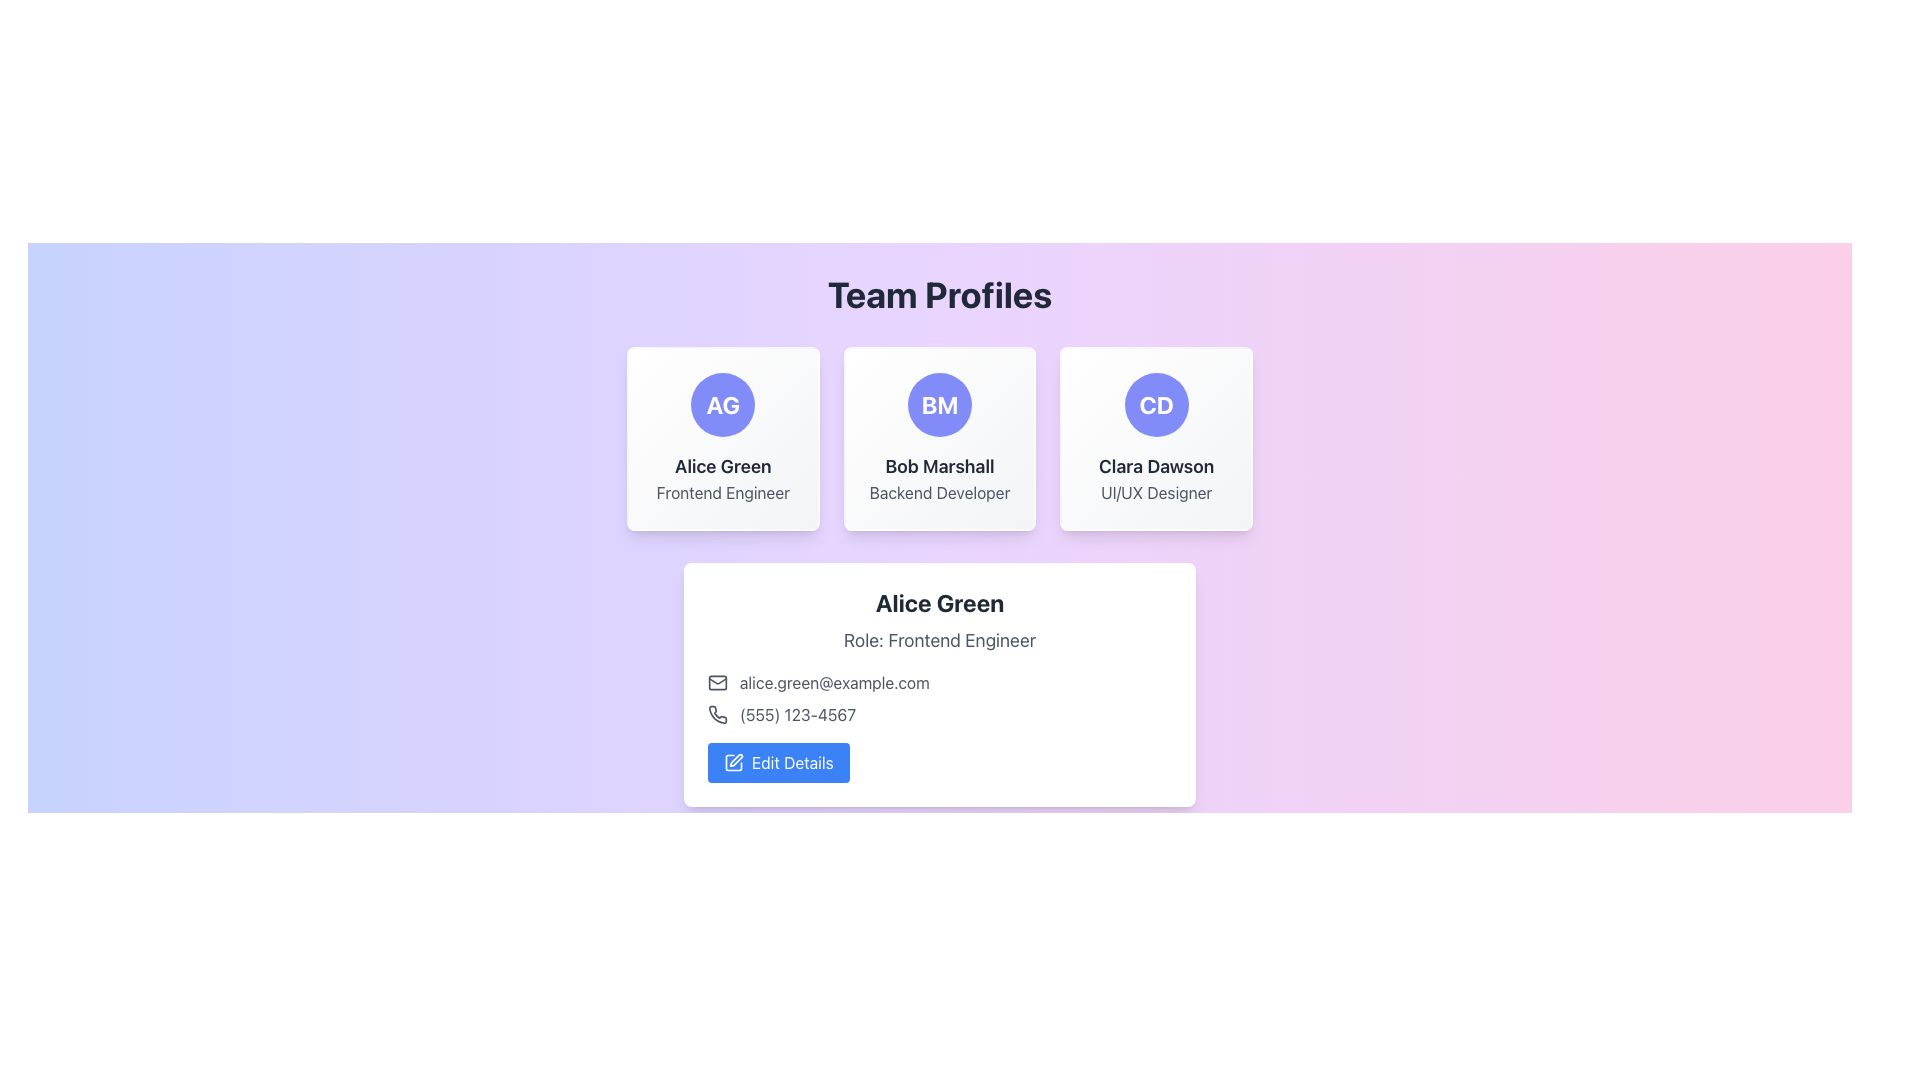 This screenshot has width=1920, height=1080. What do you see at coordinates (1156, 493) in the screenshot?
I see `job title or role text displayed in the profile card for Clara Dawson, which is positioned beneath the name and aligned with the circular avatar` at bounding box center [1156, 493].